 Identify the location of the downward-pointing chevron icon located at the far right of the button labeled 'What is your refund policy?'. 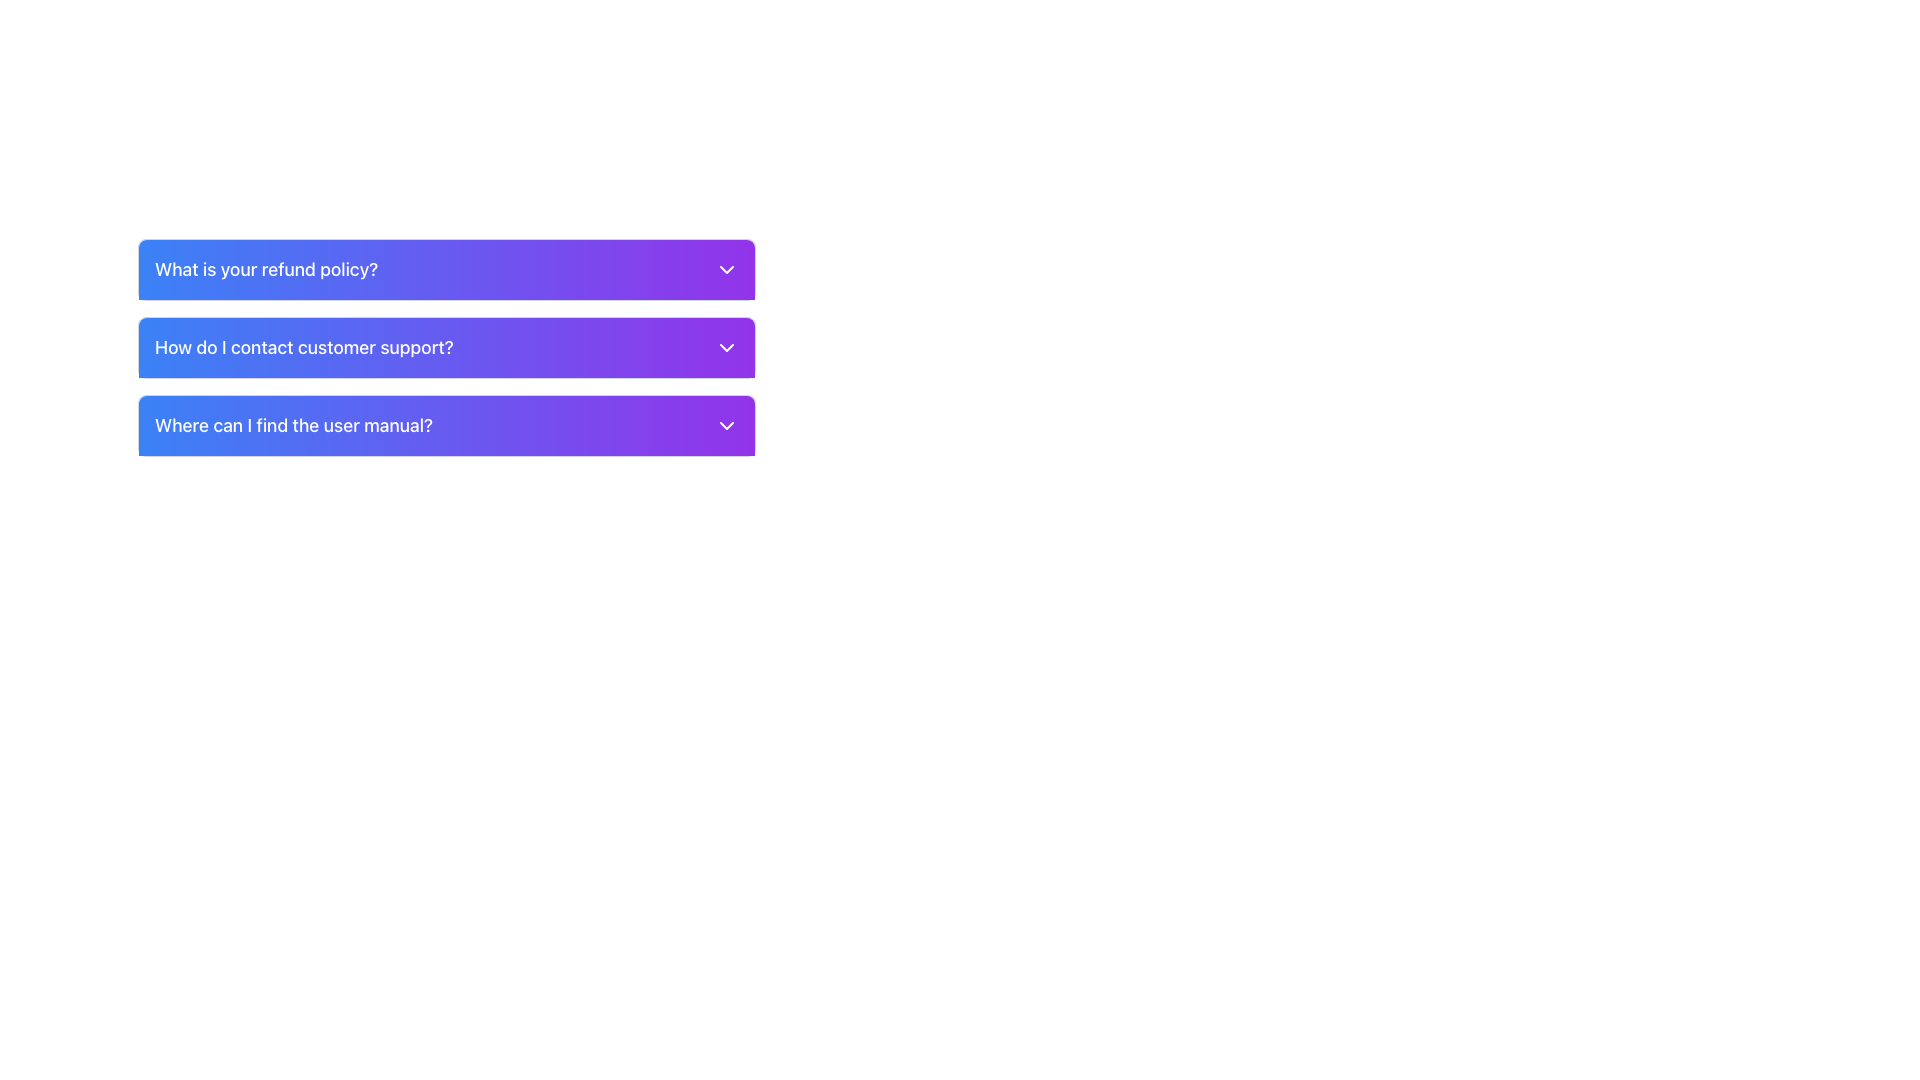
(725, 270).